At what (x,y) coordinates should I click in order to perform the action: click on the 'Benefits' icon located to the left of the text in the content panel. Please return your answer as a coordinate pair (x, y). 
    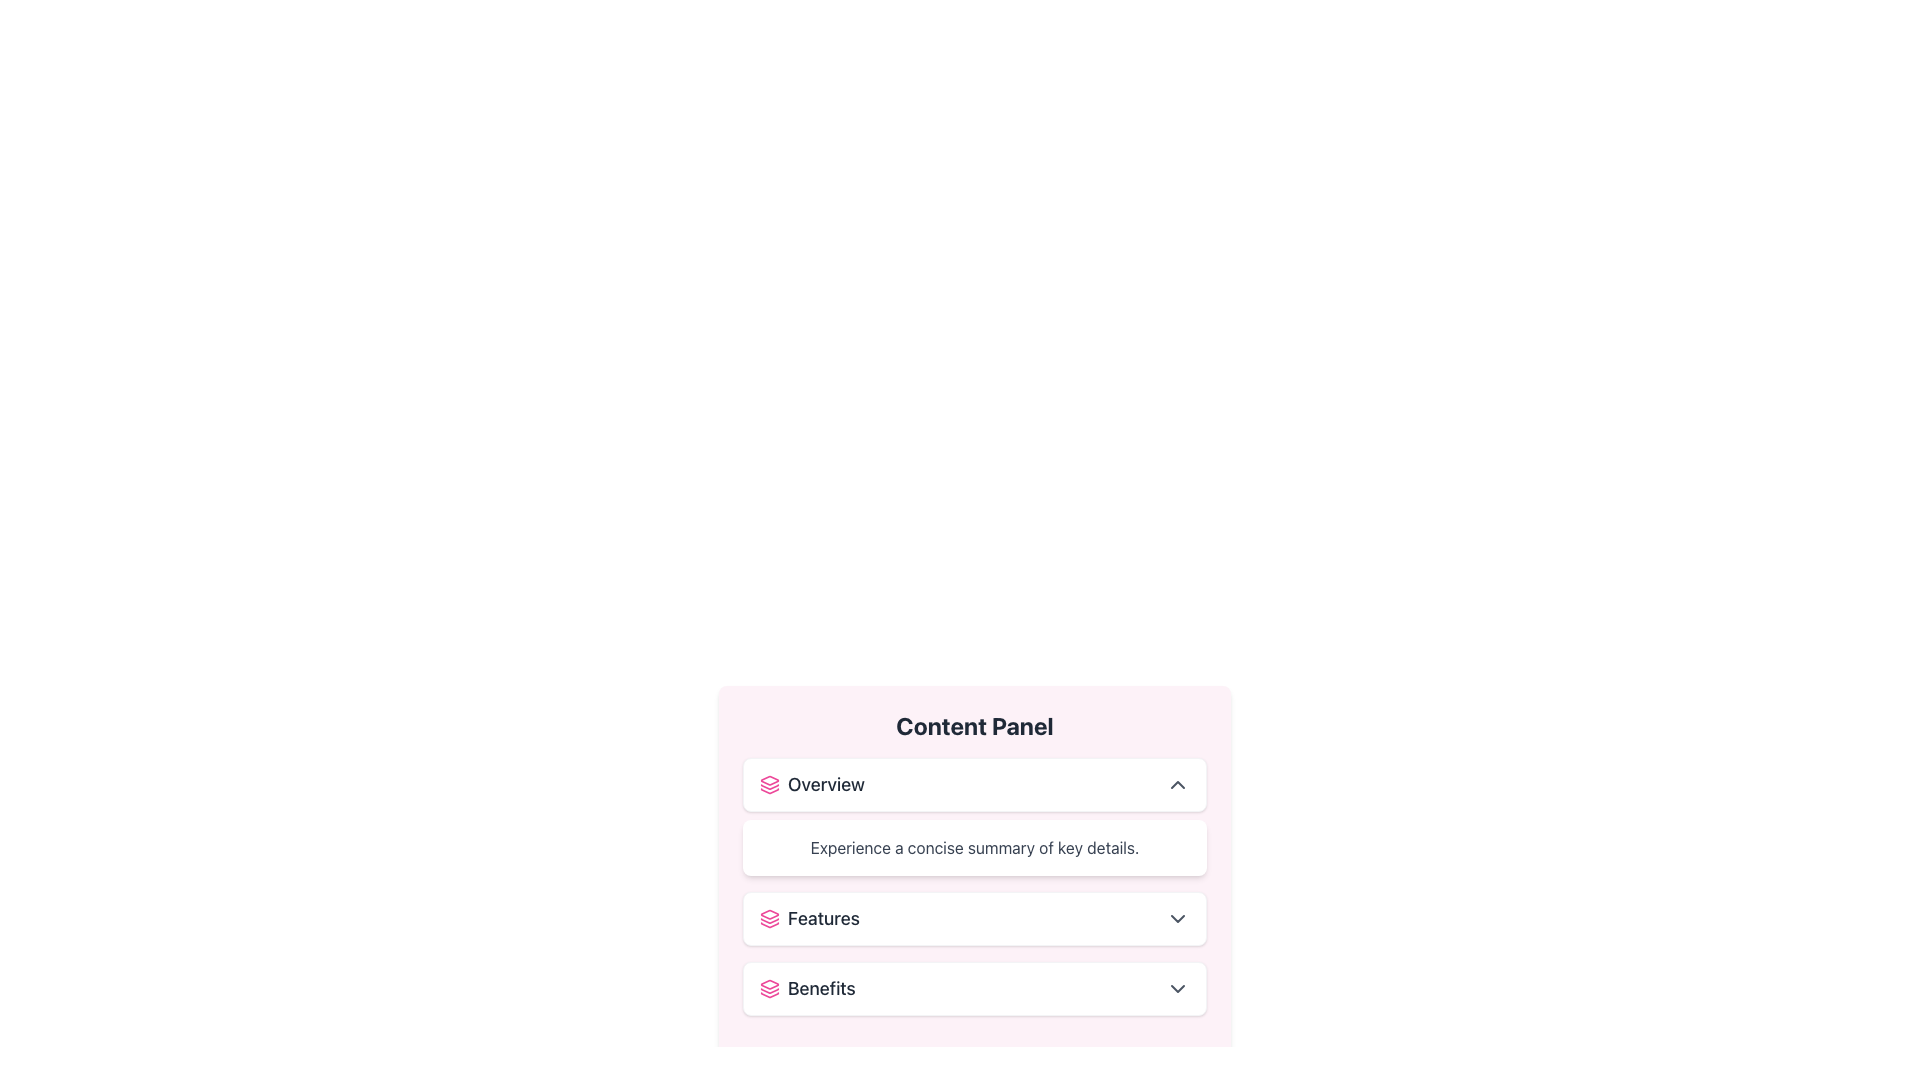
    Looking at the image, I should click on (768, 987).